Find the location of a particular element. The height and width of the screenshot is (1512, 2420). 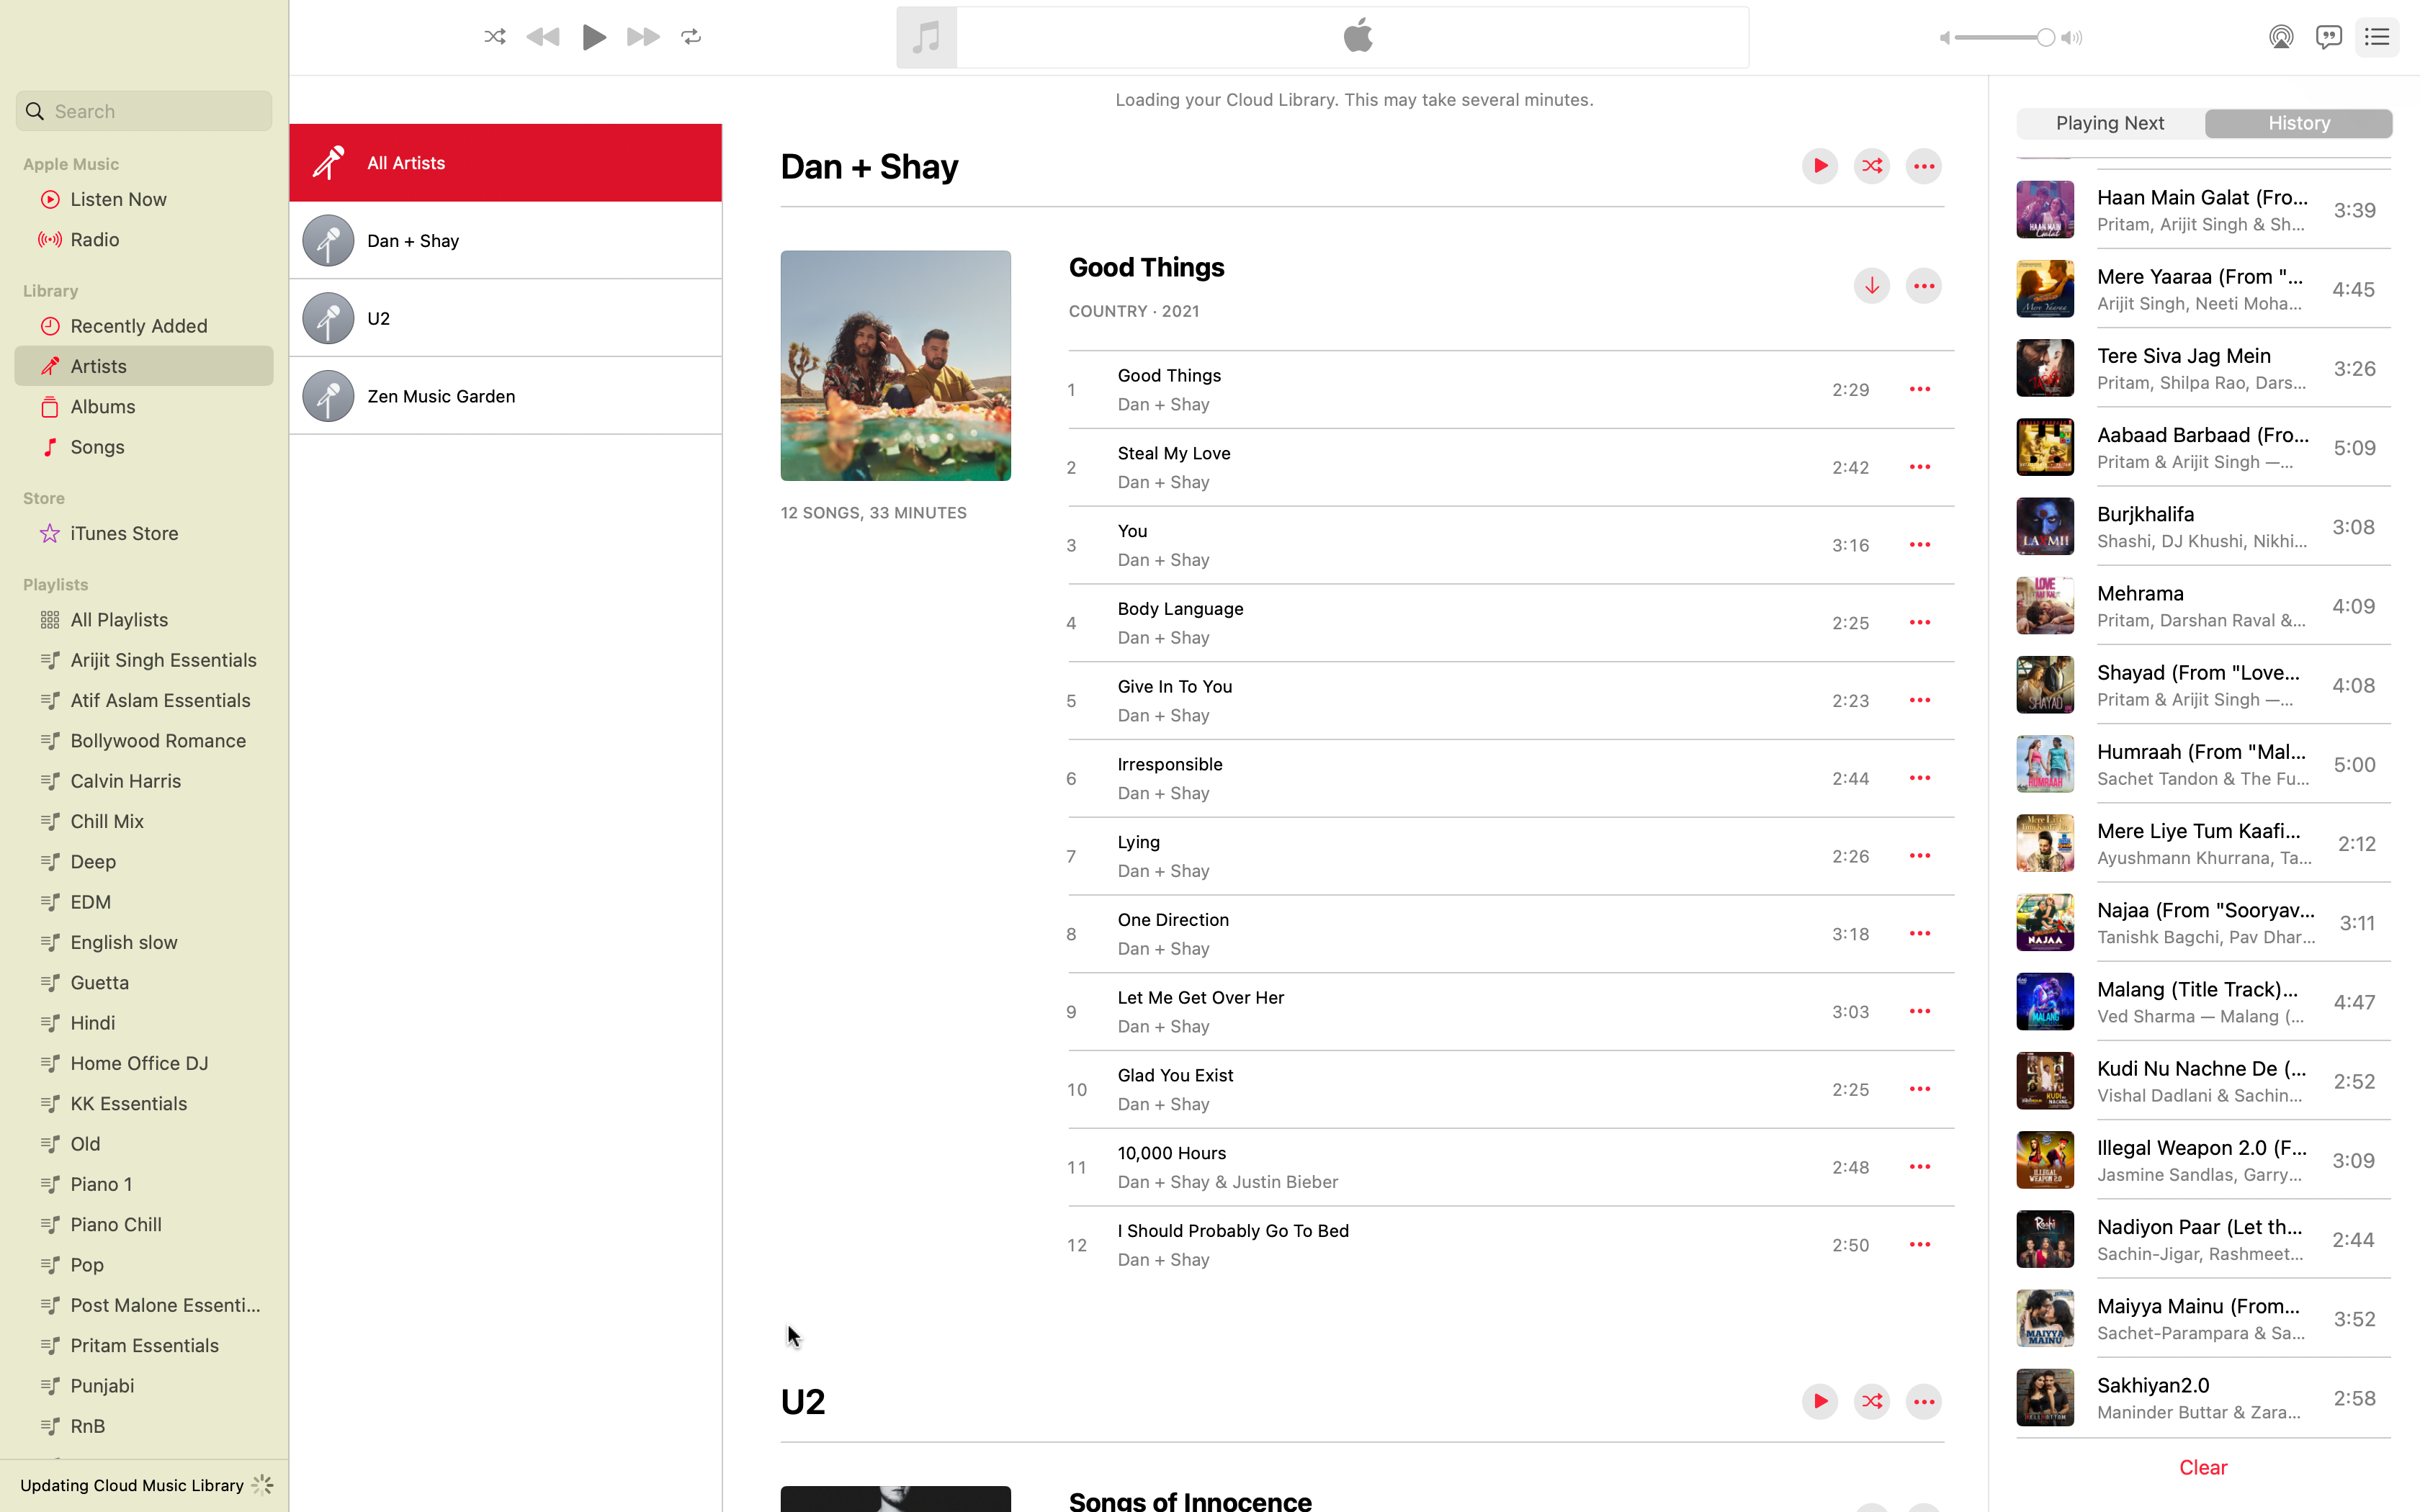

Using the additional features button, set the "1000 hours" song to play subsequently is located at coordinates (1919, 1166).